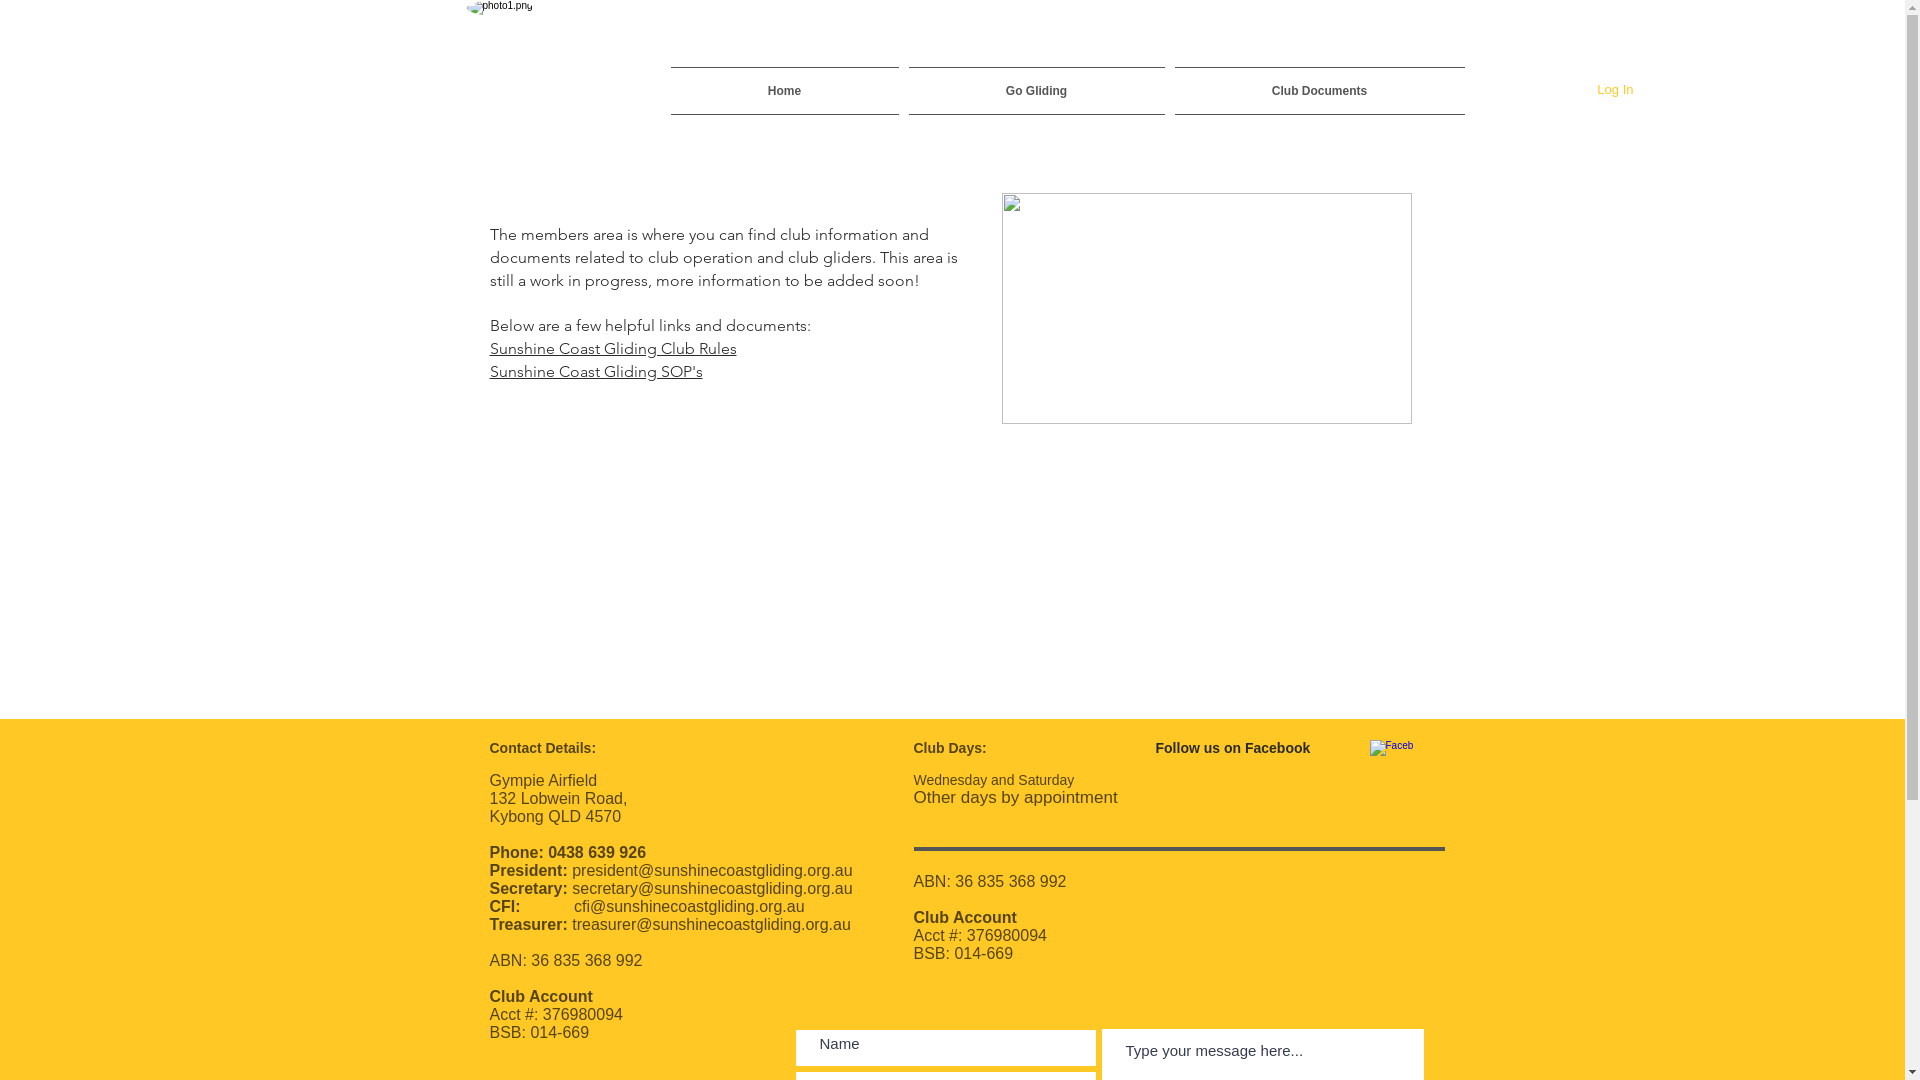 The image size is (1920, 1080). Describe the element at coordinates (1036, 91) in the screenshot. I see `'Go Gliding'` at that location.